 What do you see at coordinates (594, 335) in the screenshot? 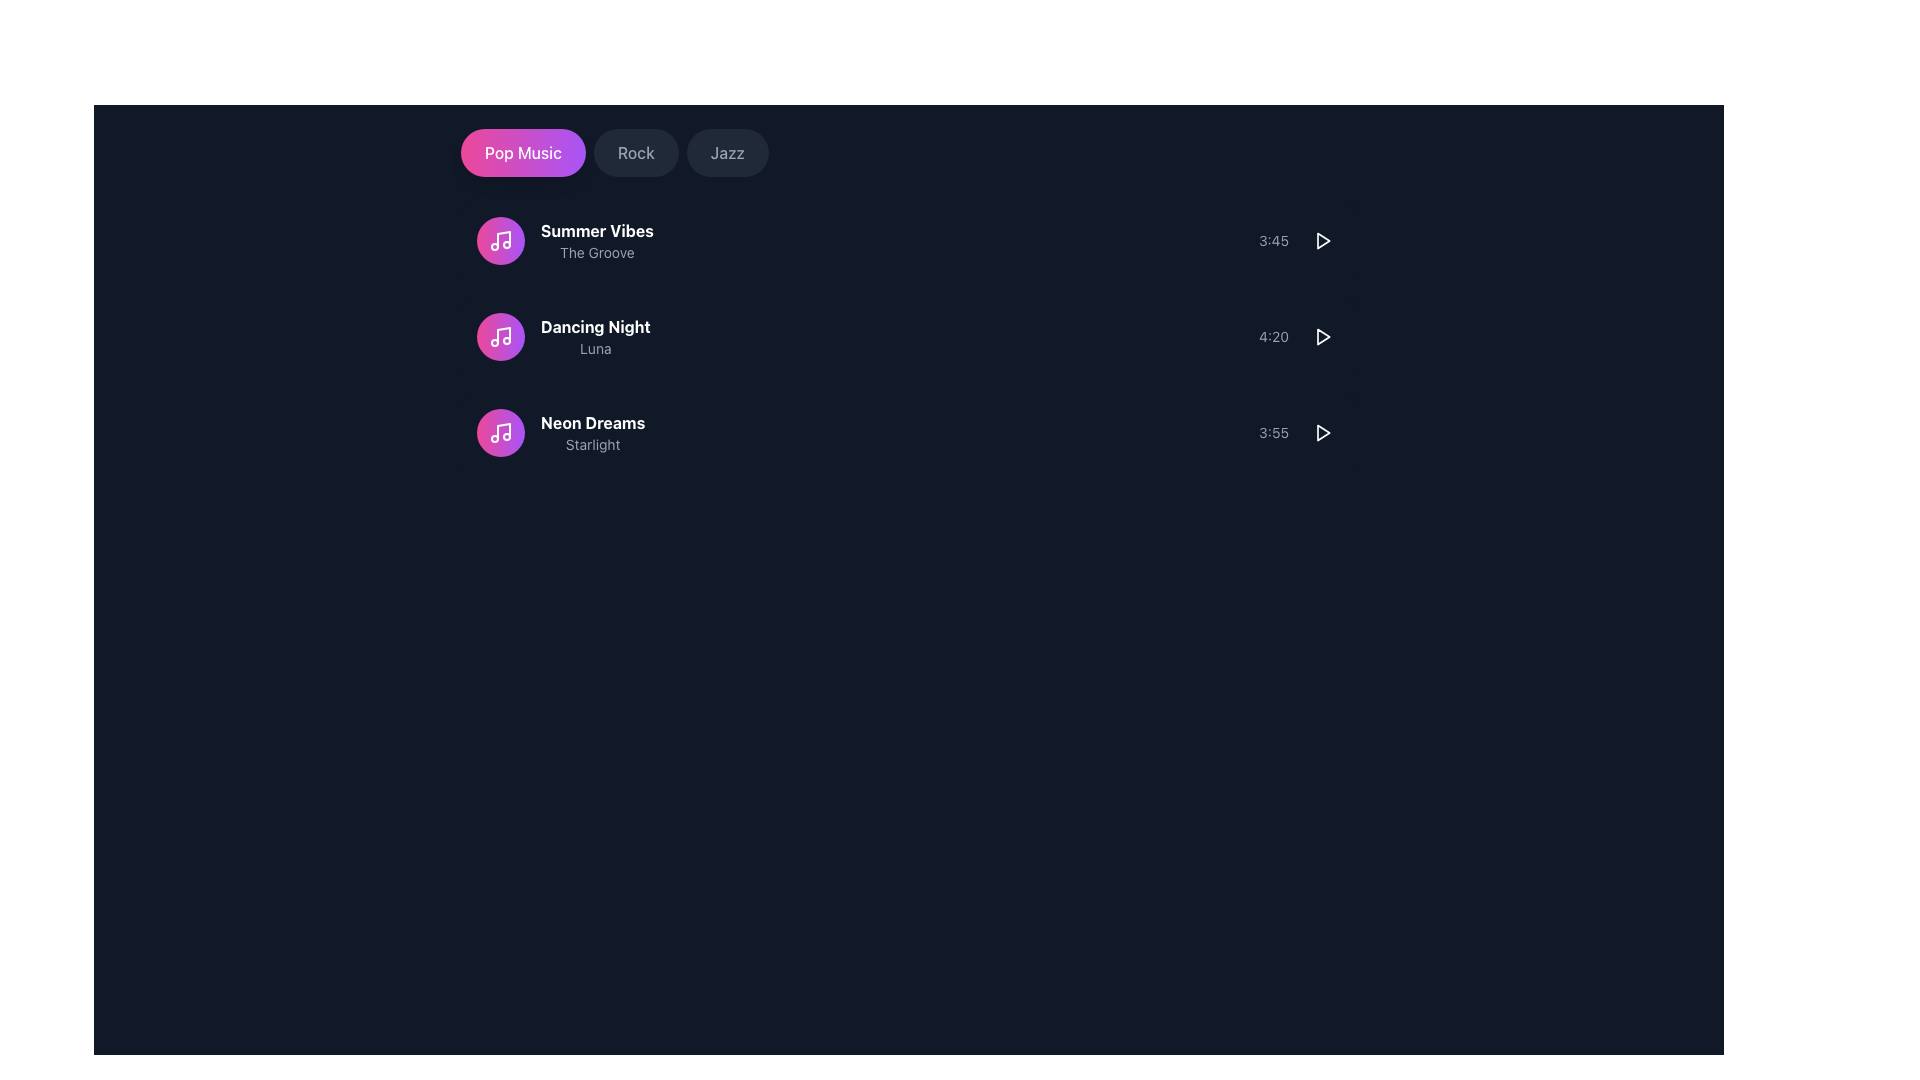
I see `the Text Display element that shows 'Dancing Night' in bold white font and 'Luna' in smaller gray font, located in a vertical list of musical entries` at bounding box center [594, 335].